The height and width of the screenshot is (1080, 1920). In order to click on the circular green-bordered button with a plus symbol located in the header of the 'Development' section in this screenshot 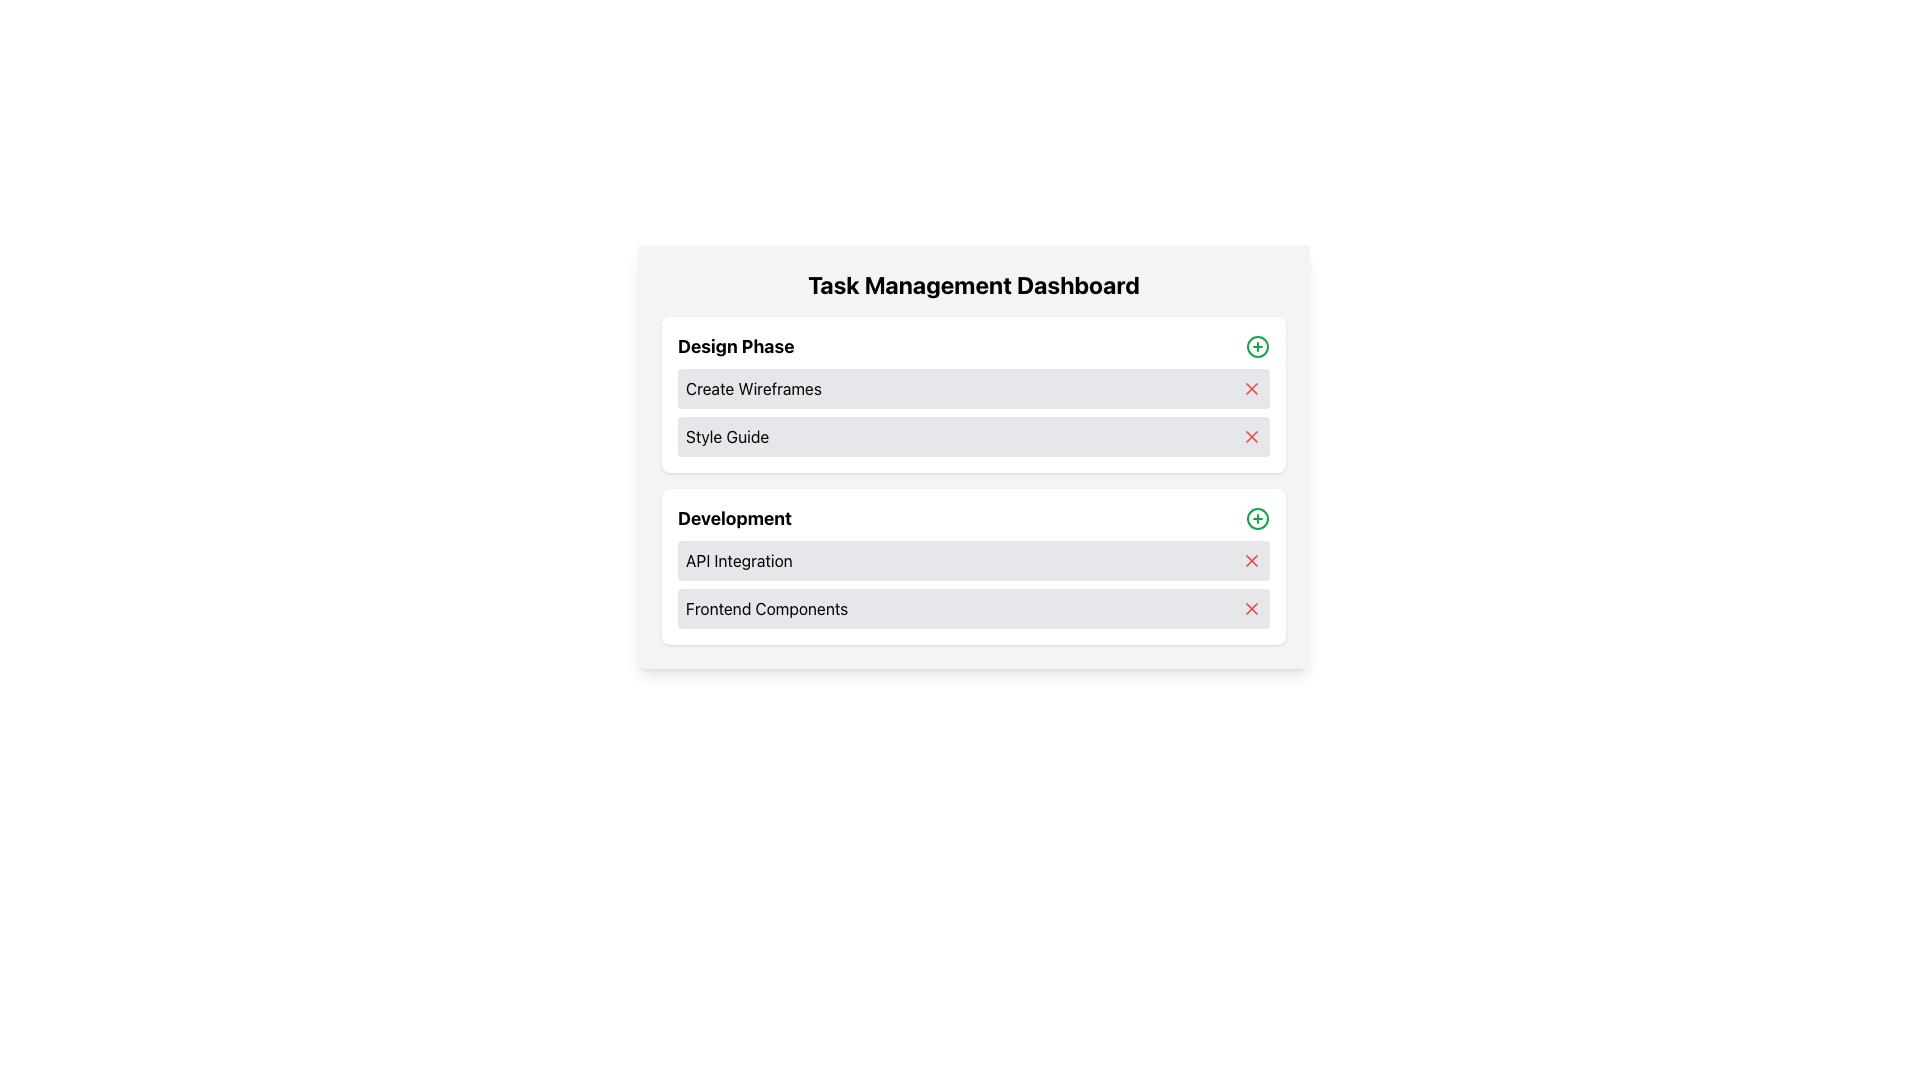, I will do `click(1256, 518)`.